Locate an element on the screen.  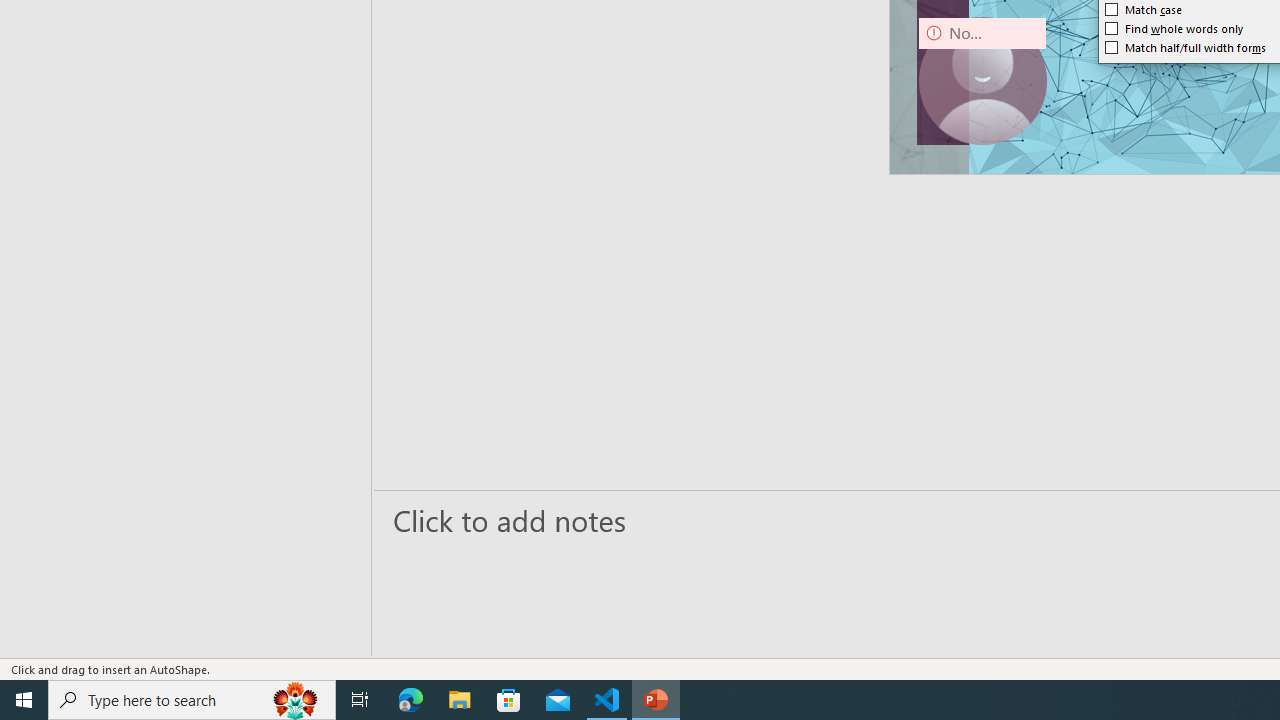
'Task View' is located at coordinates (359, 698).